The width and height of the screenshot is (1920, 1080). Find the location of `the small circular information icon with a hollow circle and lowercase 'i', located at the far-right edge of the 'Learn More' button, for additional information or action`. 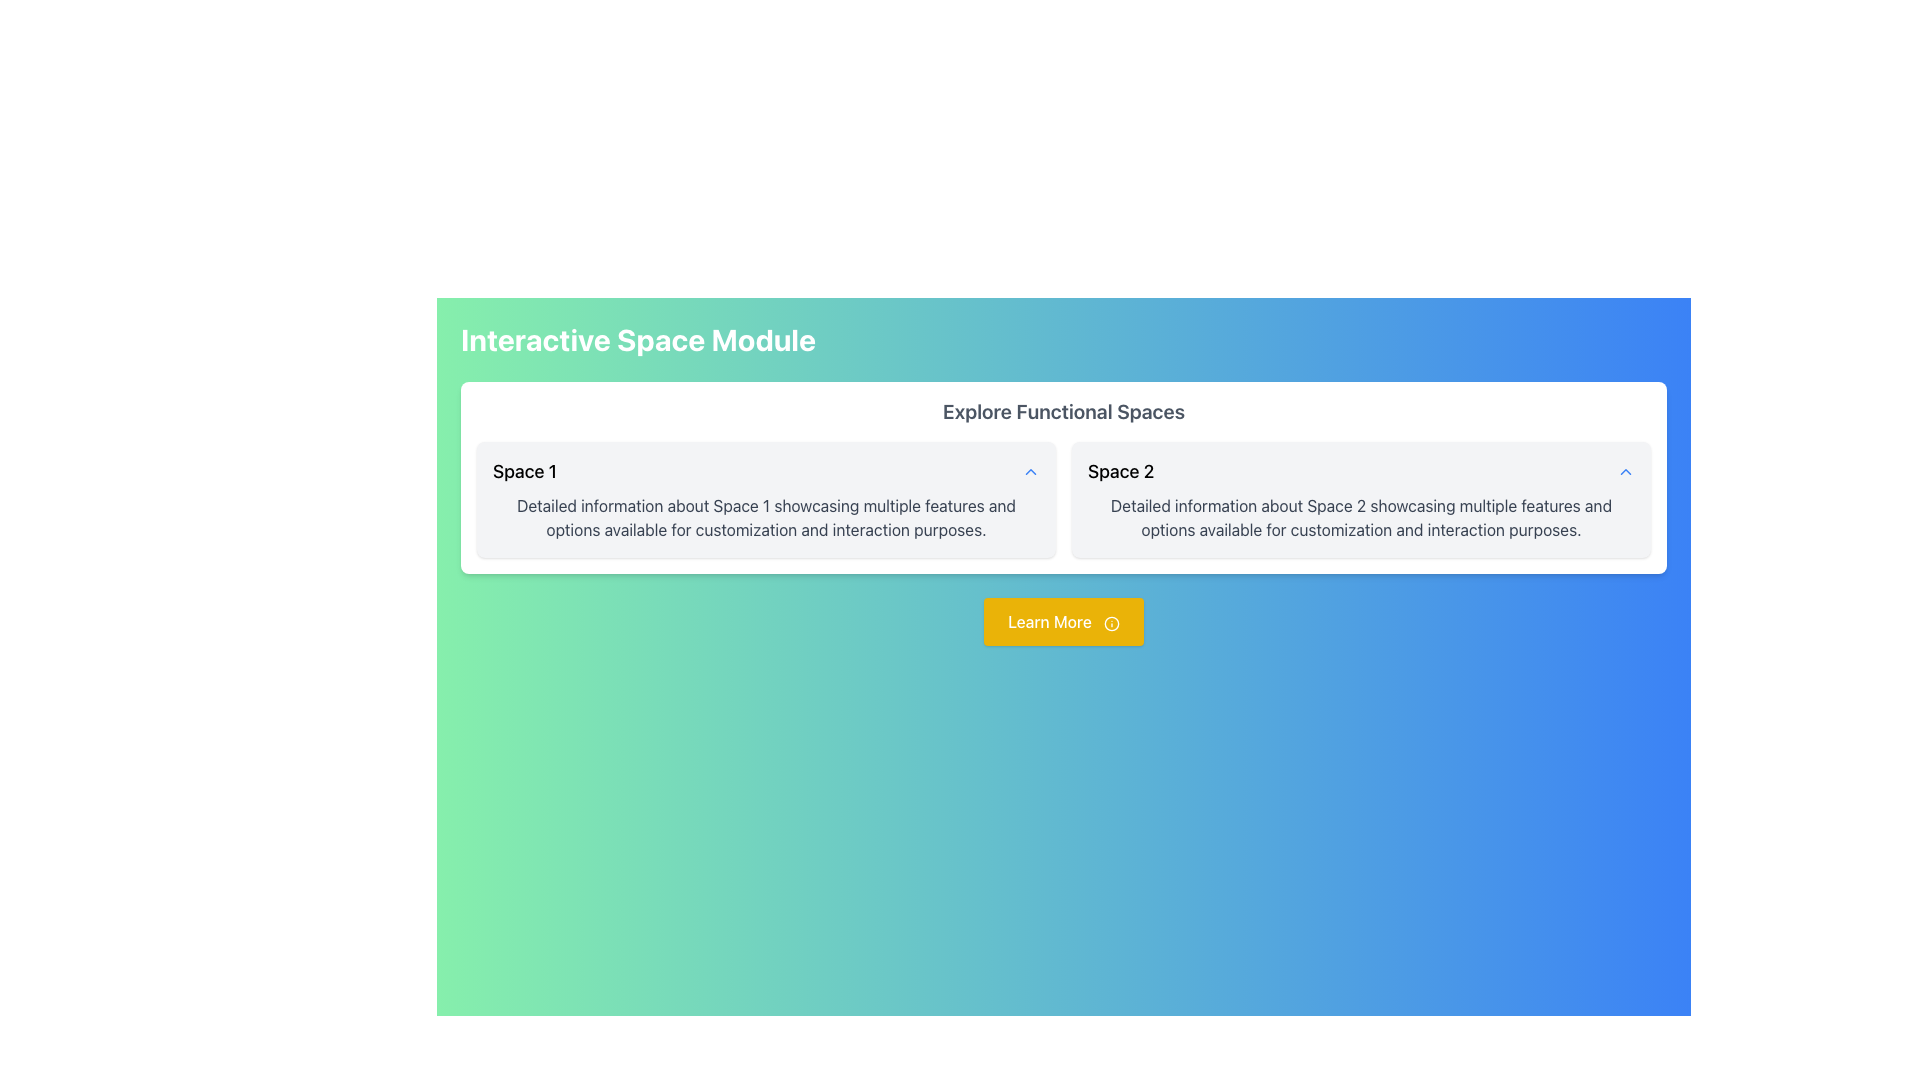

the small circular information icon with a hollow circle and lowercase 'i', located at the far-right edge of the 'Learn More' button, for additional information or action is located at coordinates (1110, 622).